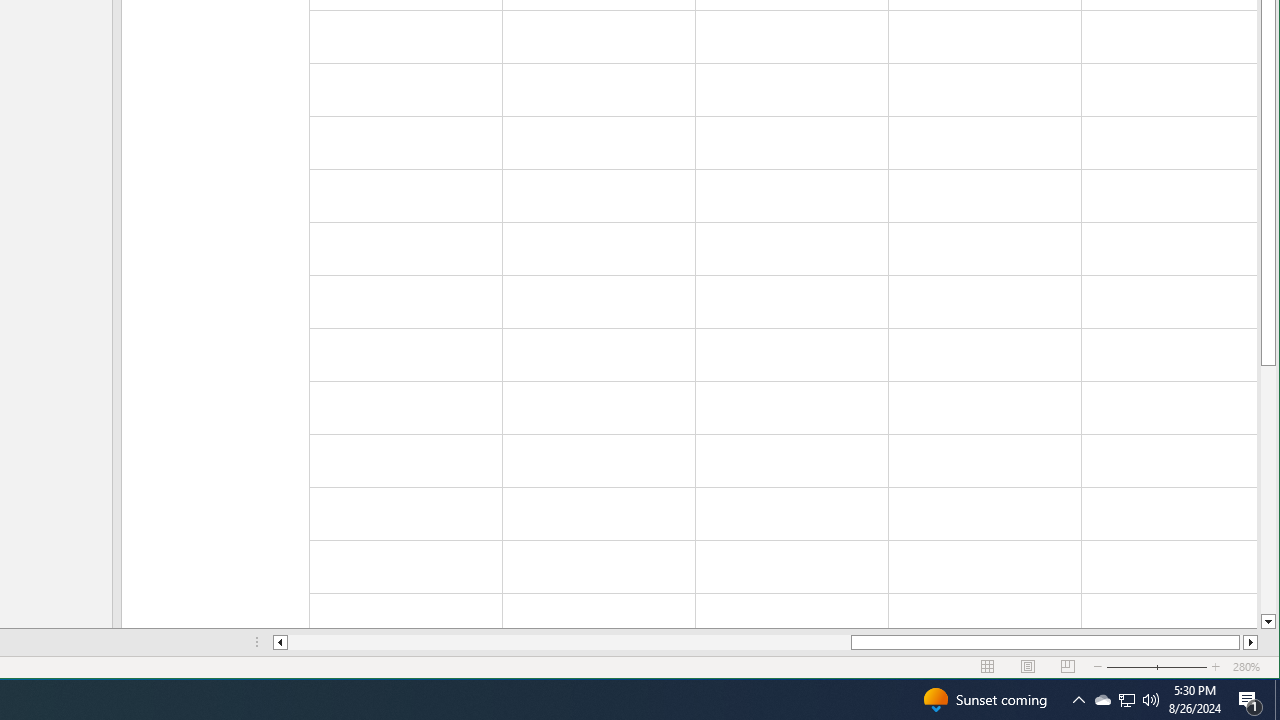 Image resolution: width=1280 pixels, height=720 pixels. Describe the element at coordinates (1078, 698) in the screenshot. I see `'Notification Chevron'` at that location.